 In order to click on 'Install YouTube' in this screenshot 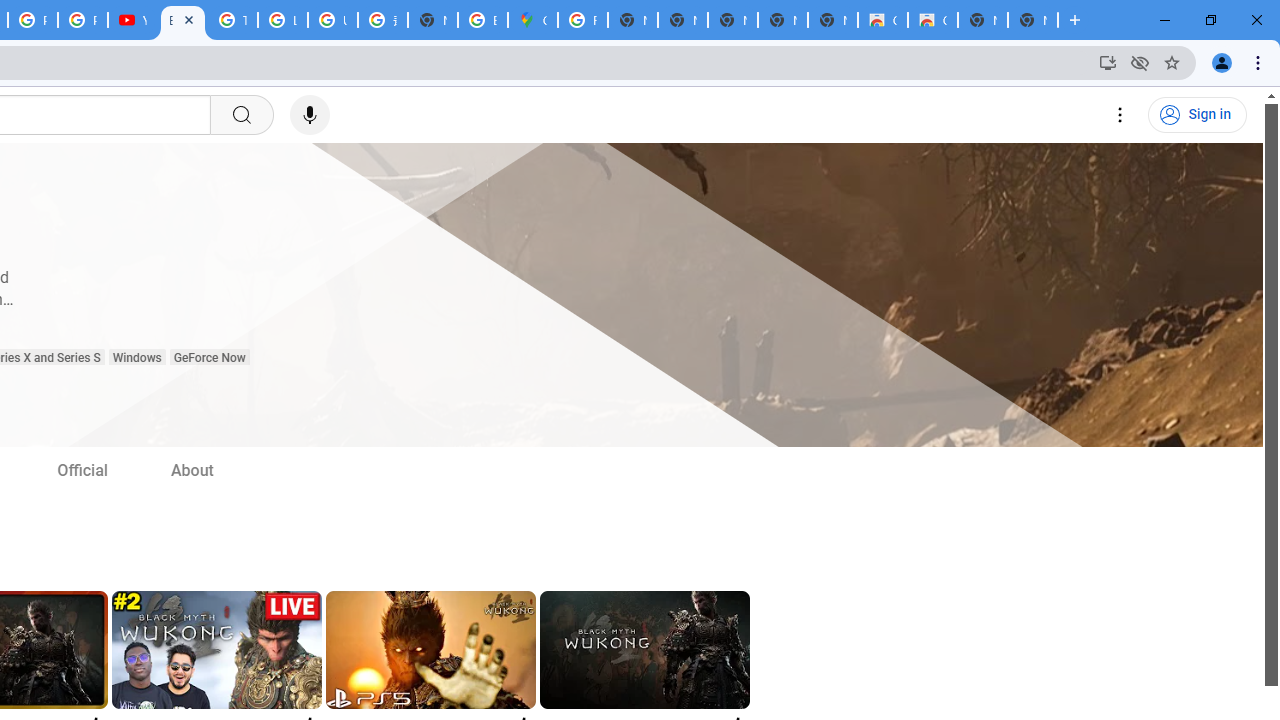, I will do `click(1106, 61)`.